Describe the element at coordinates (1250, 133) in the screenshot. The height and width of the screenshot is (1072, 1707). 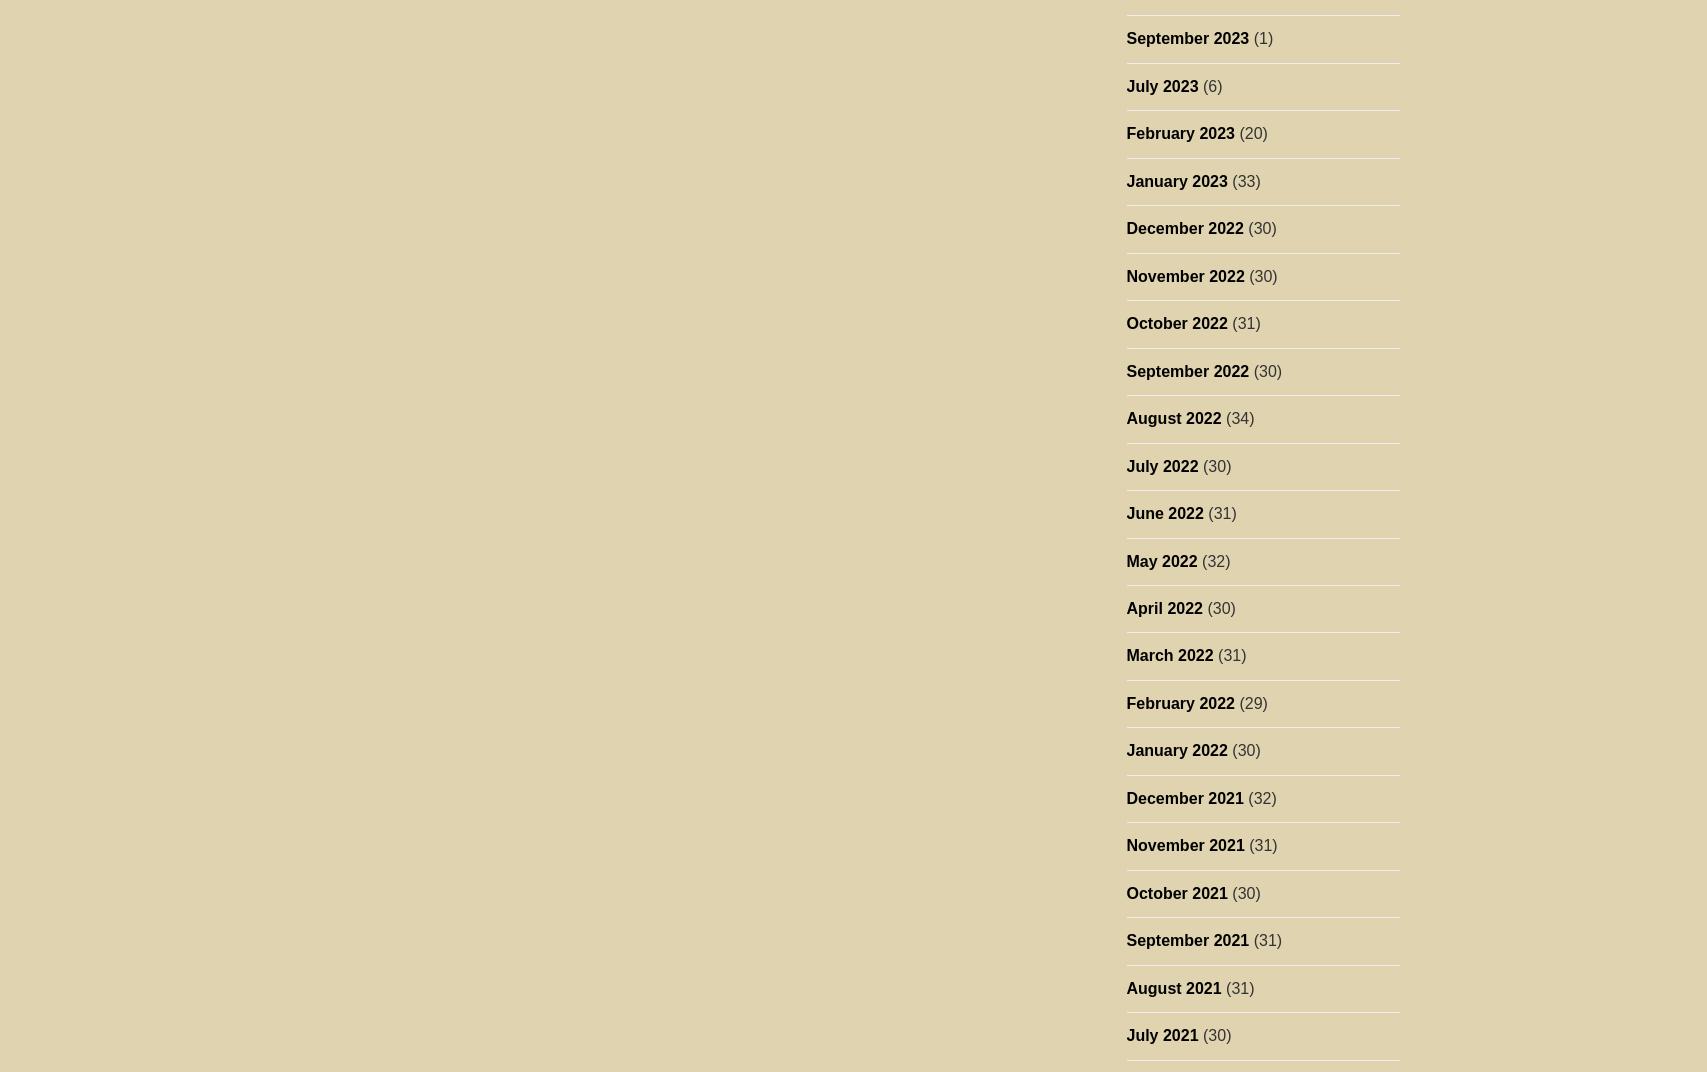
I see `'(20)'` at that location.